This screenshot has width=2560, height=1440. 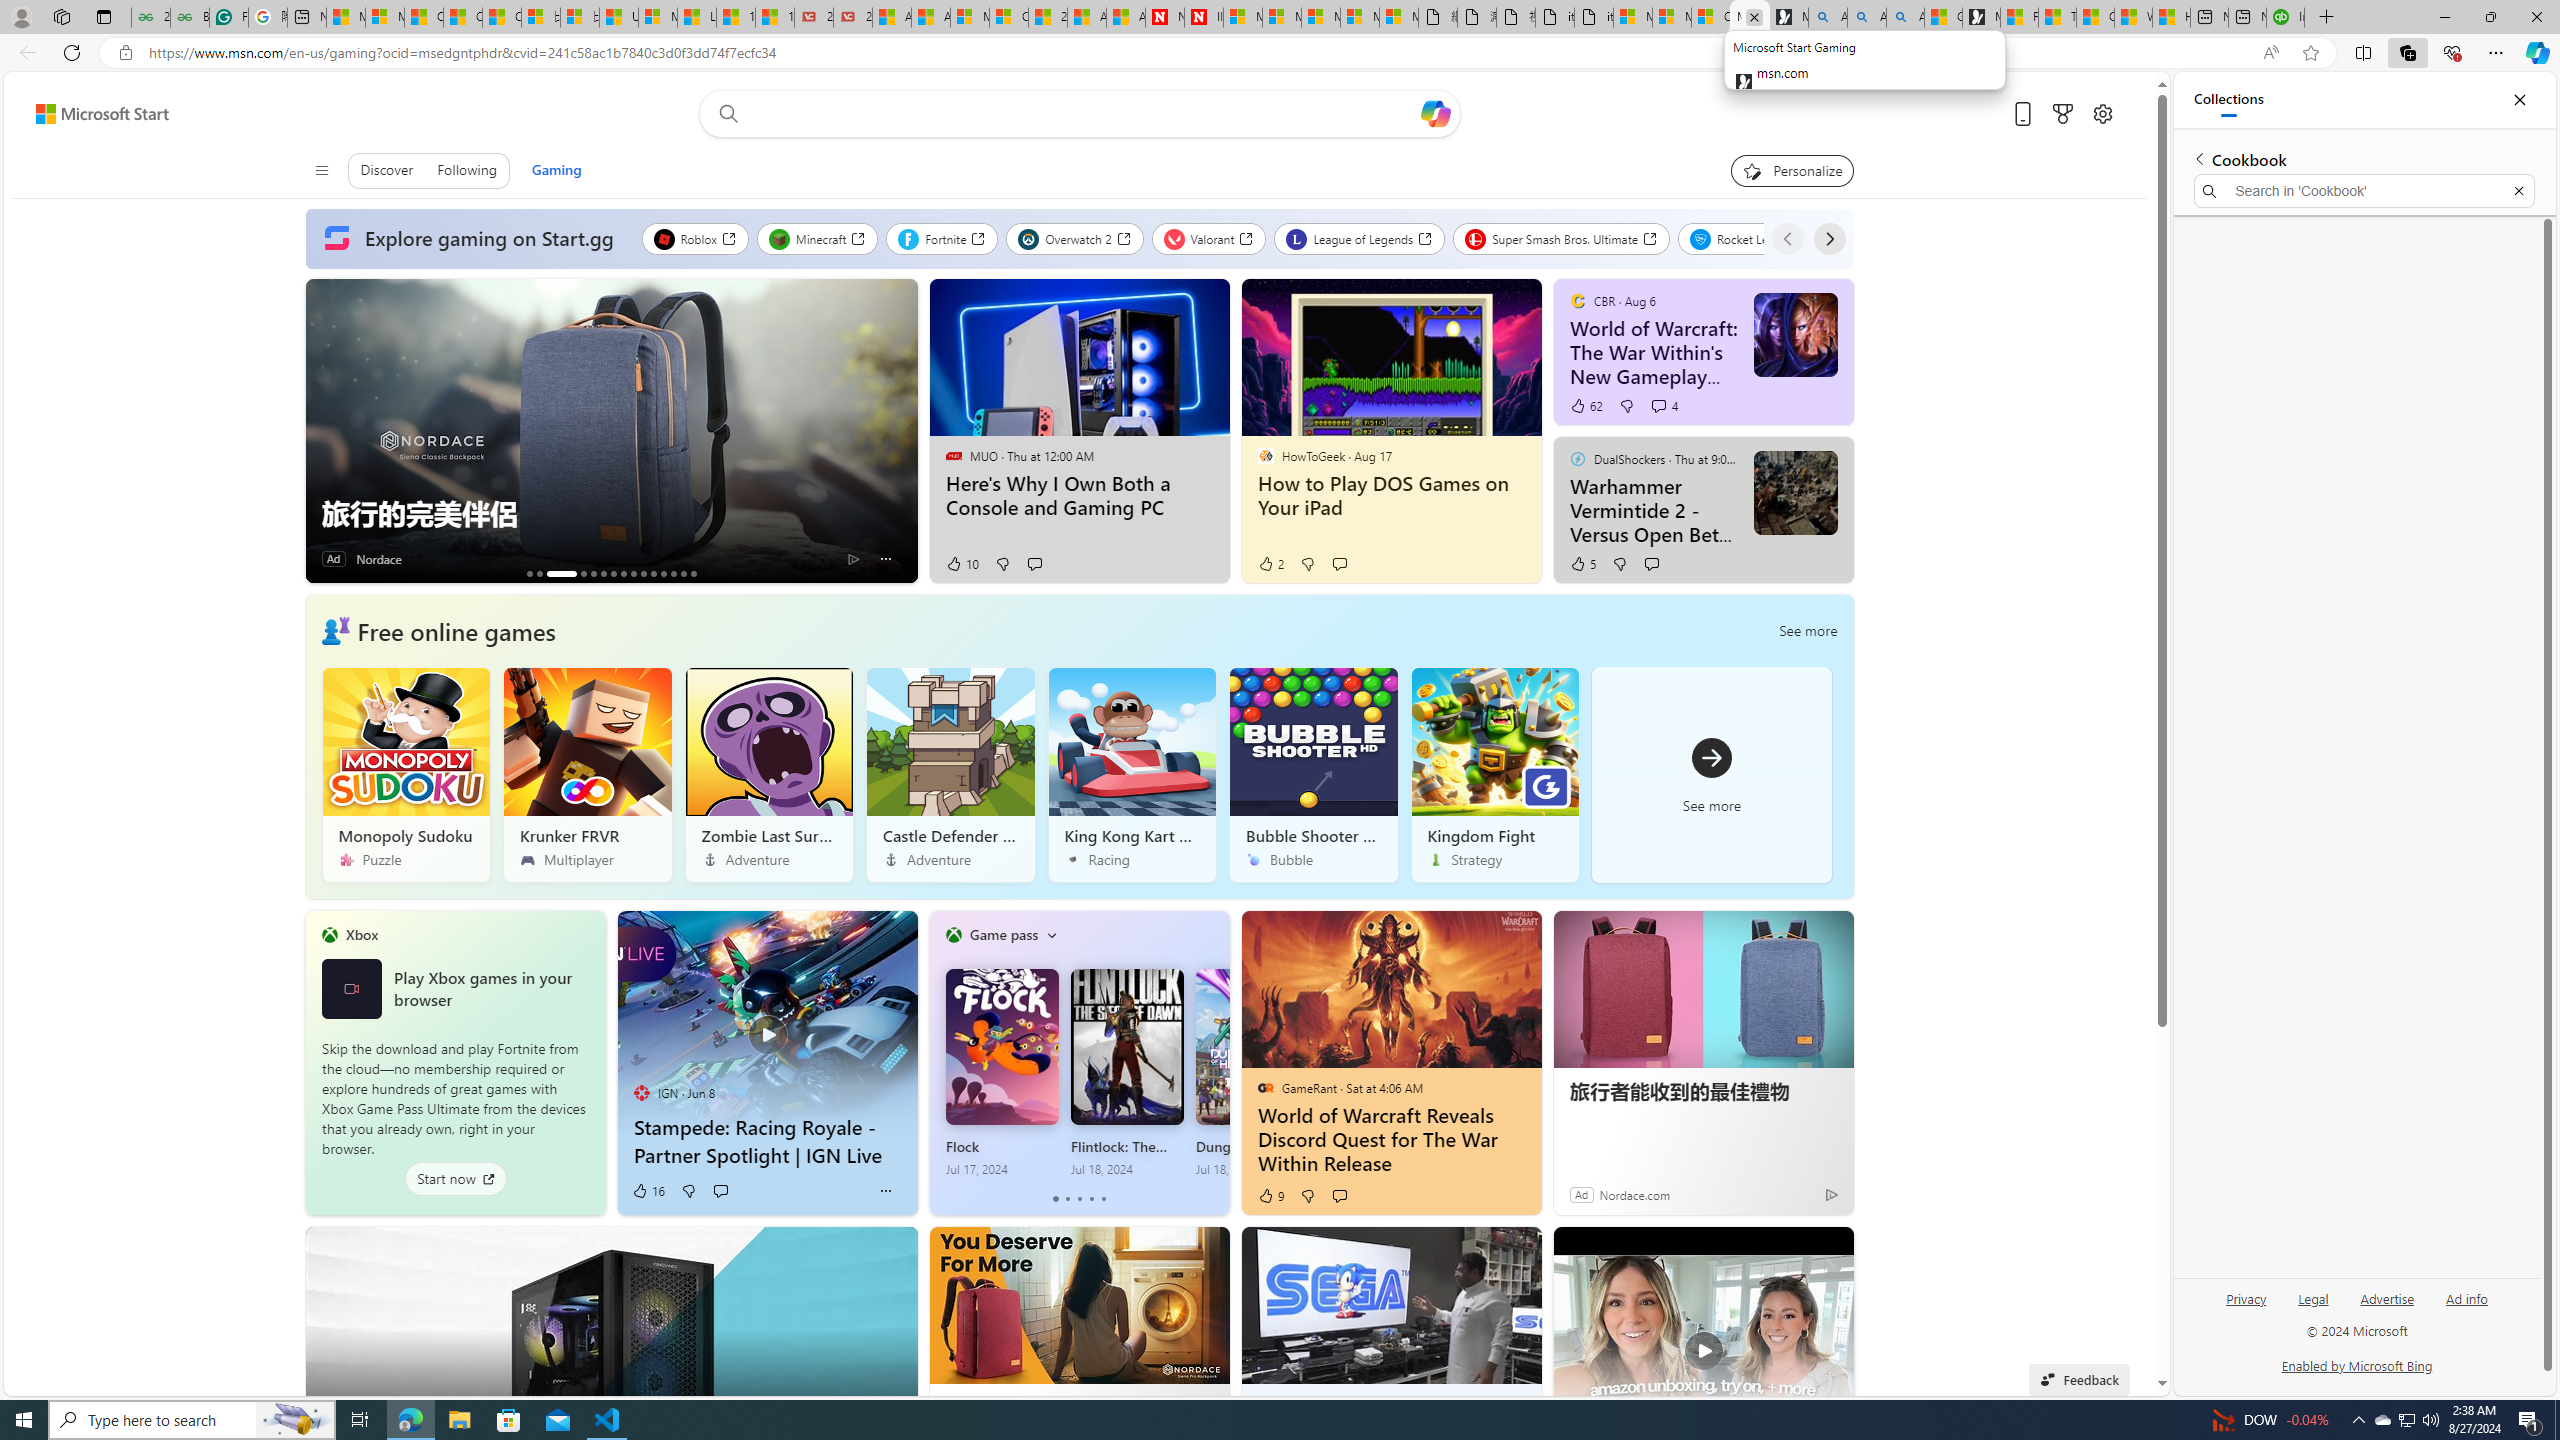 What do you see at coordinates (1218, 1061) in the screenshot?
I see `'Class: next-flipper'` at bounding box center [1218, 1061].